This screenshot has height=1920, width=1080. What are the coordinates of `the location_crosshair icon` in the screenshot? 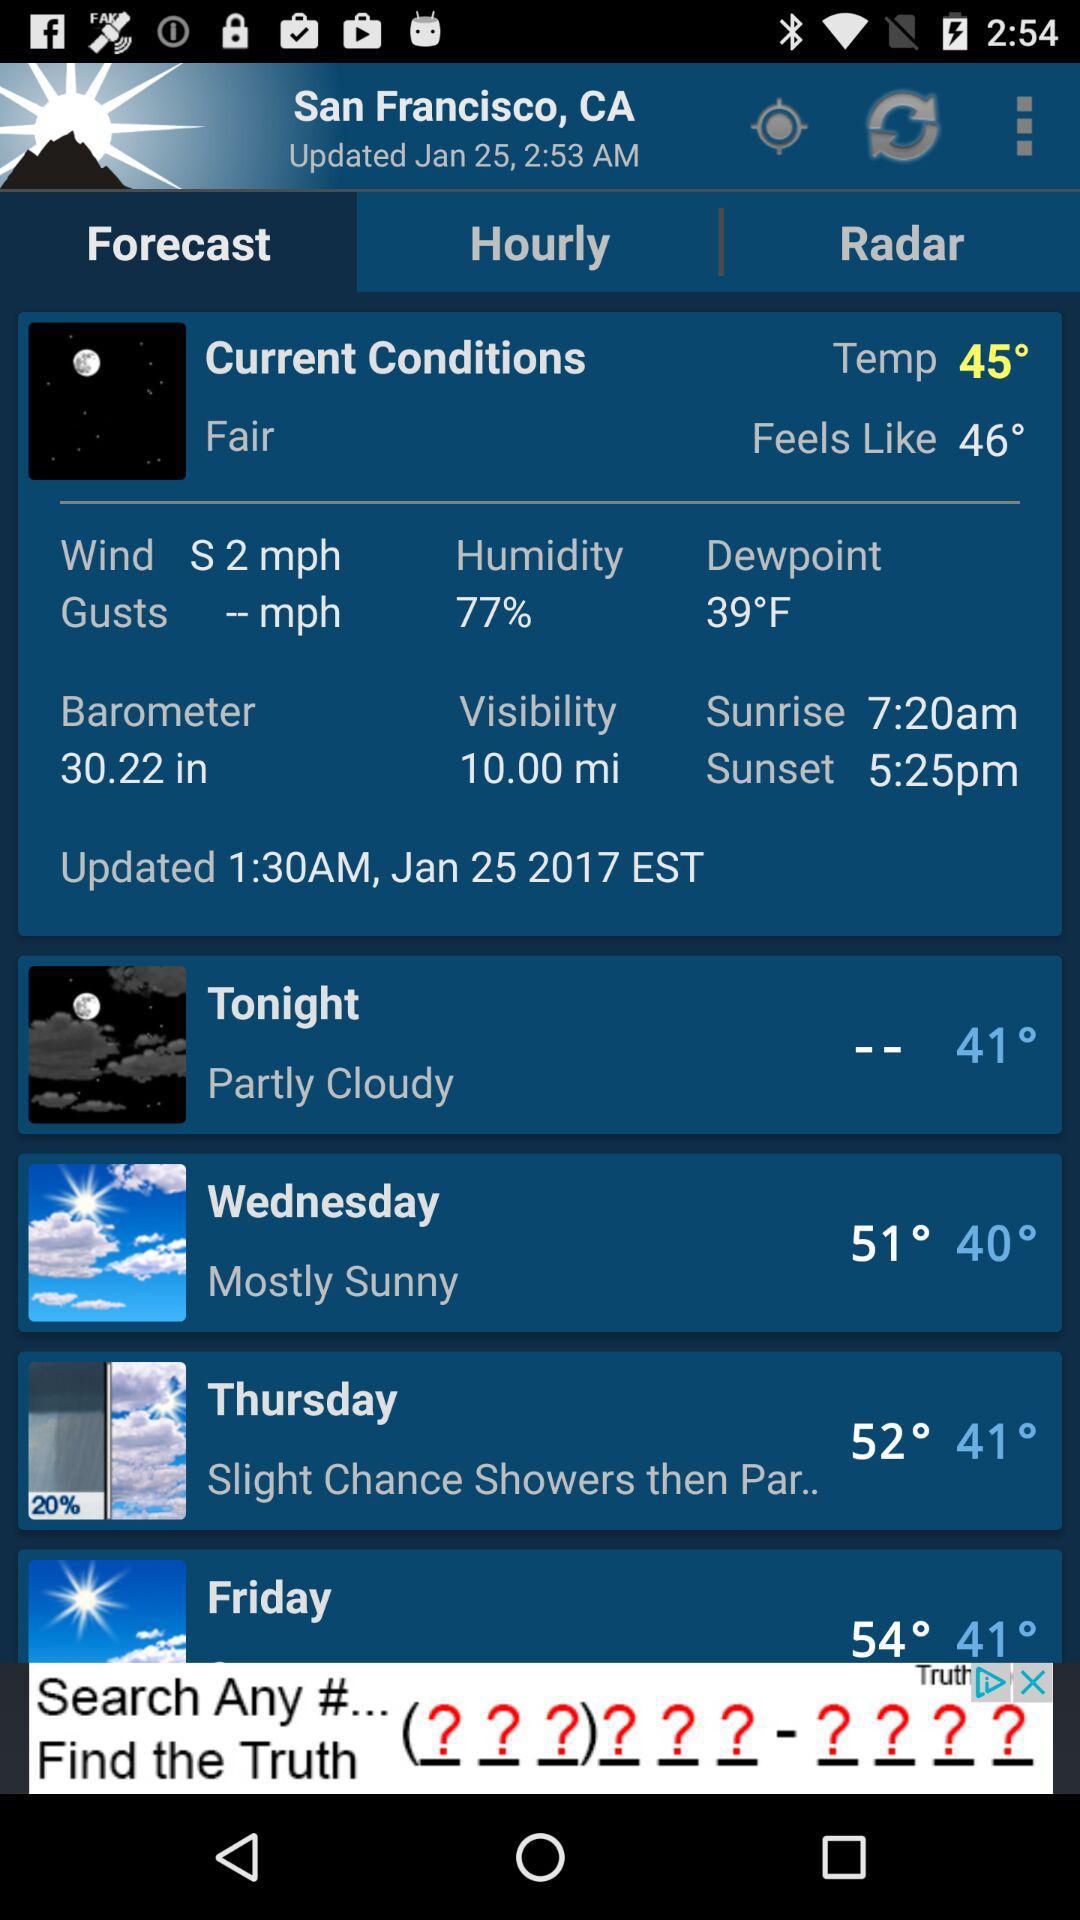 It's located at (778, 133).